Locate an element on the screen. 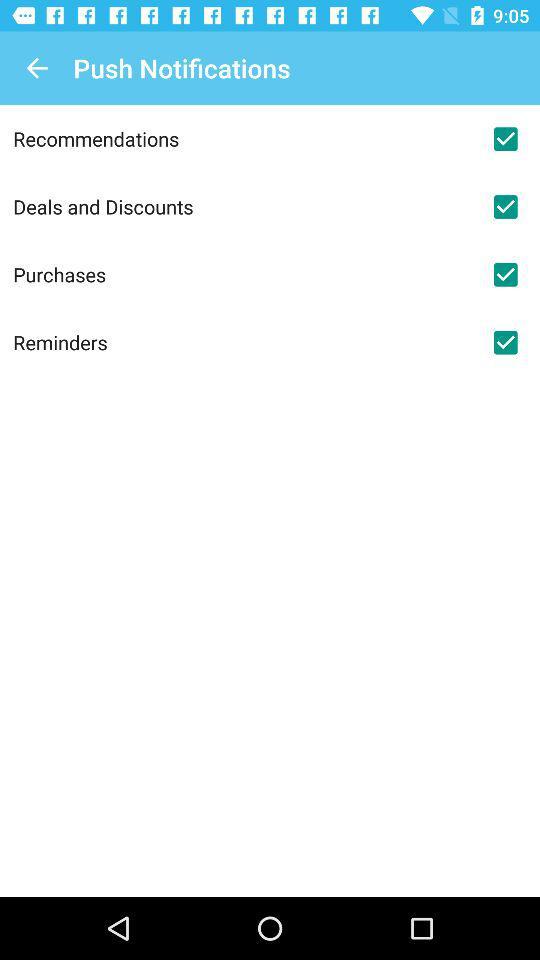  the deals and discounts is located at coordinates (242, 206).